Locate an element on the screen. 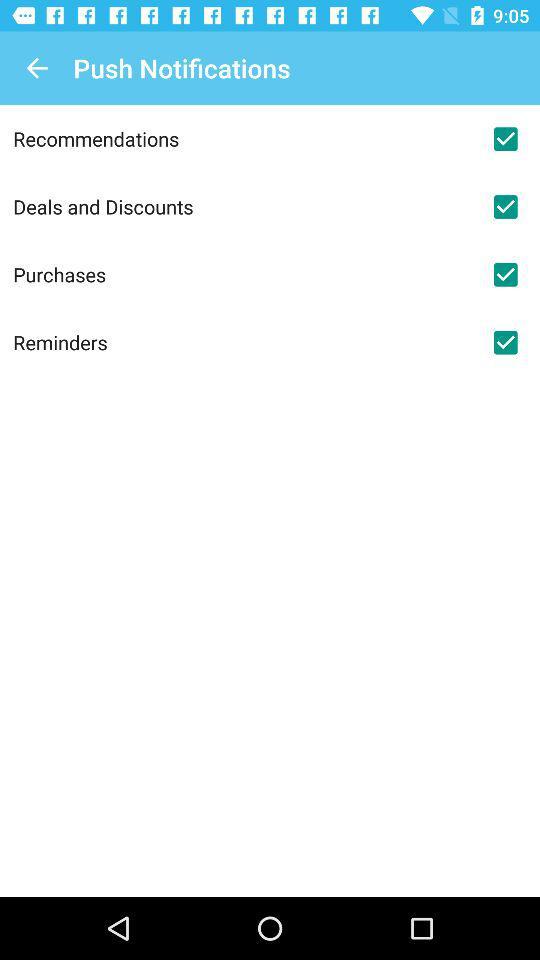  the deals and discounts is located at coordinates (242, 206).